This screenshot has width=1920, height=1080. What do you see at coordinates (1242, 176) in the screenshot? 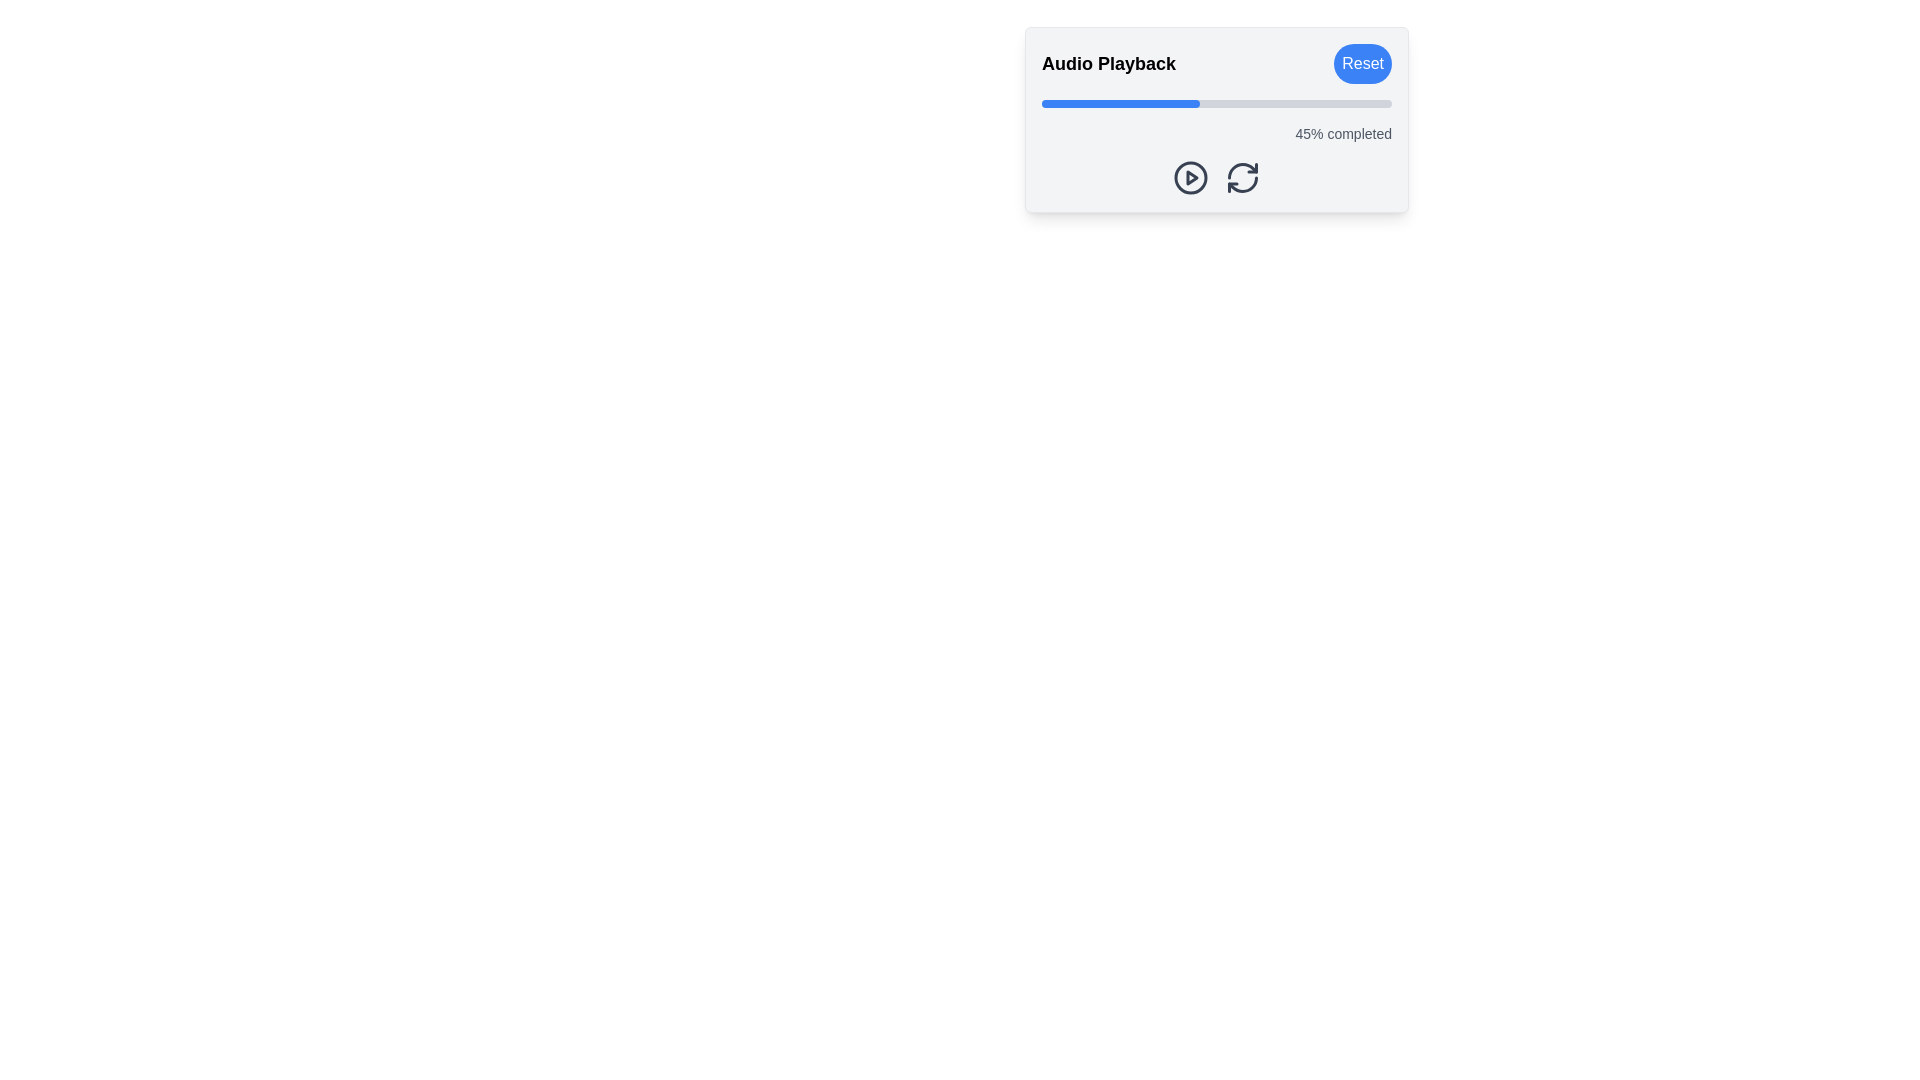
I see `the refresh button, which is represented by two arrows forming a circular pattern and changes color from gray to green when hovered over` at bounding box center [1242, 176].